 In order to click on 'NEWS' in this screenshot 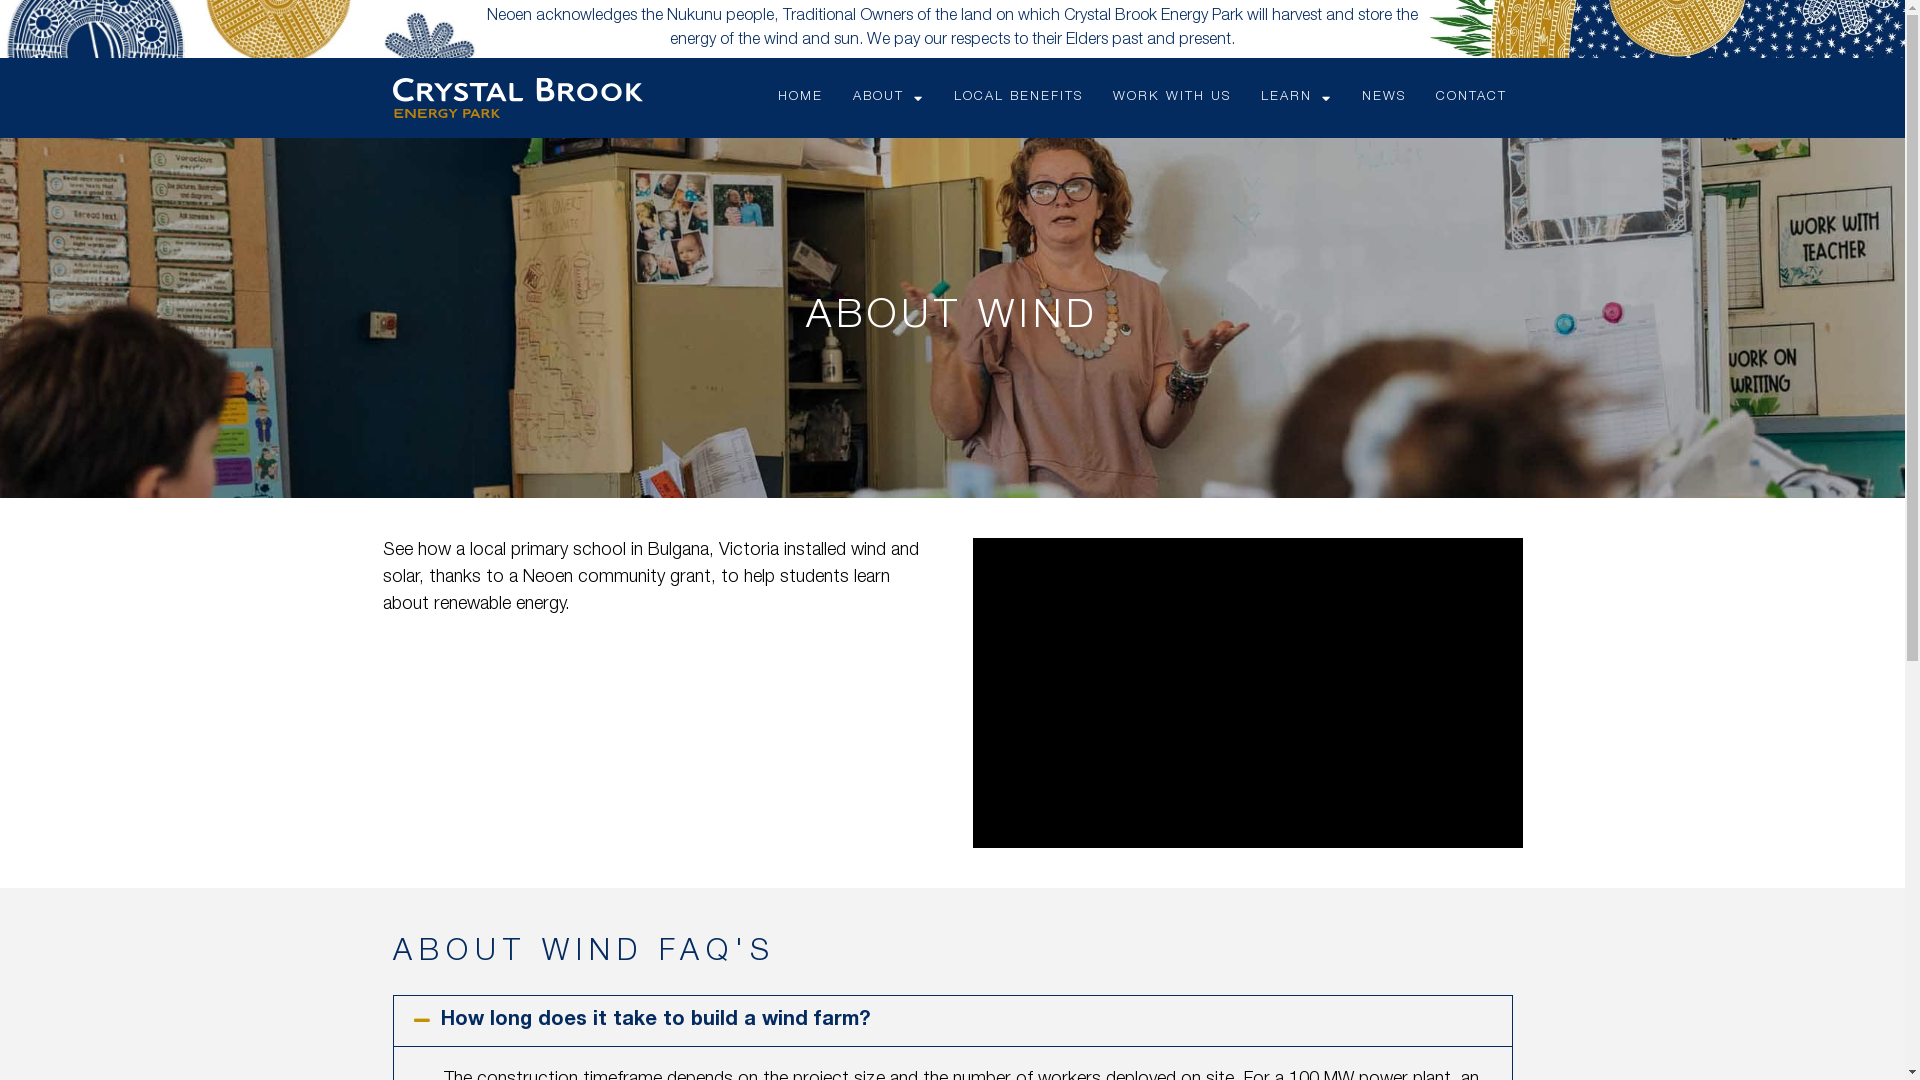, I will do `click(1382, 97)`.